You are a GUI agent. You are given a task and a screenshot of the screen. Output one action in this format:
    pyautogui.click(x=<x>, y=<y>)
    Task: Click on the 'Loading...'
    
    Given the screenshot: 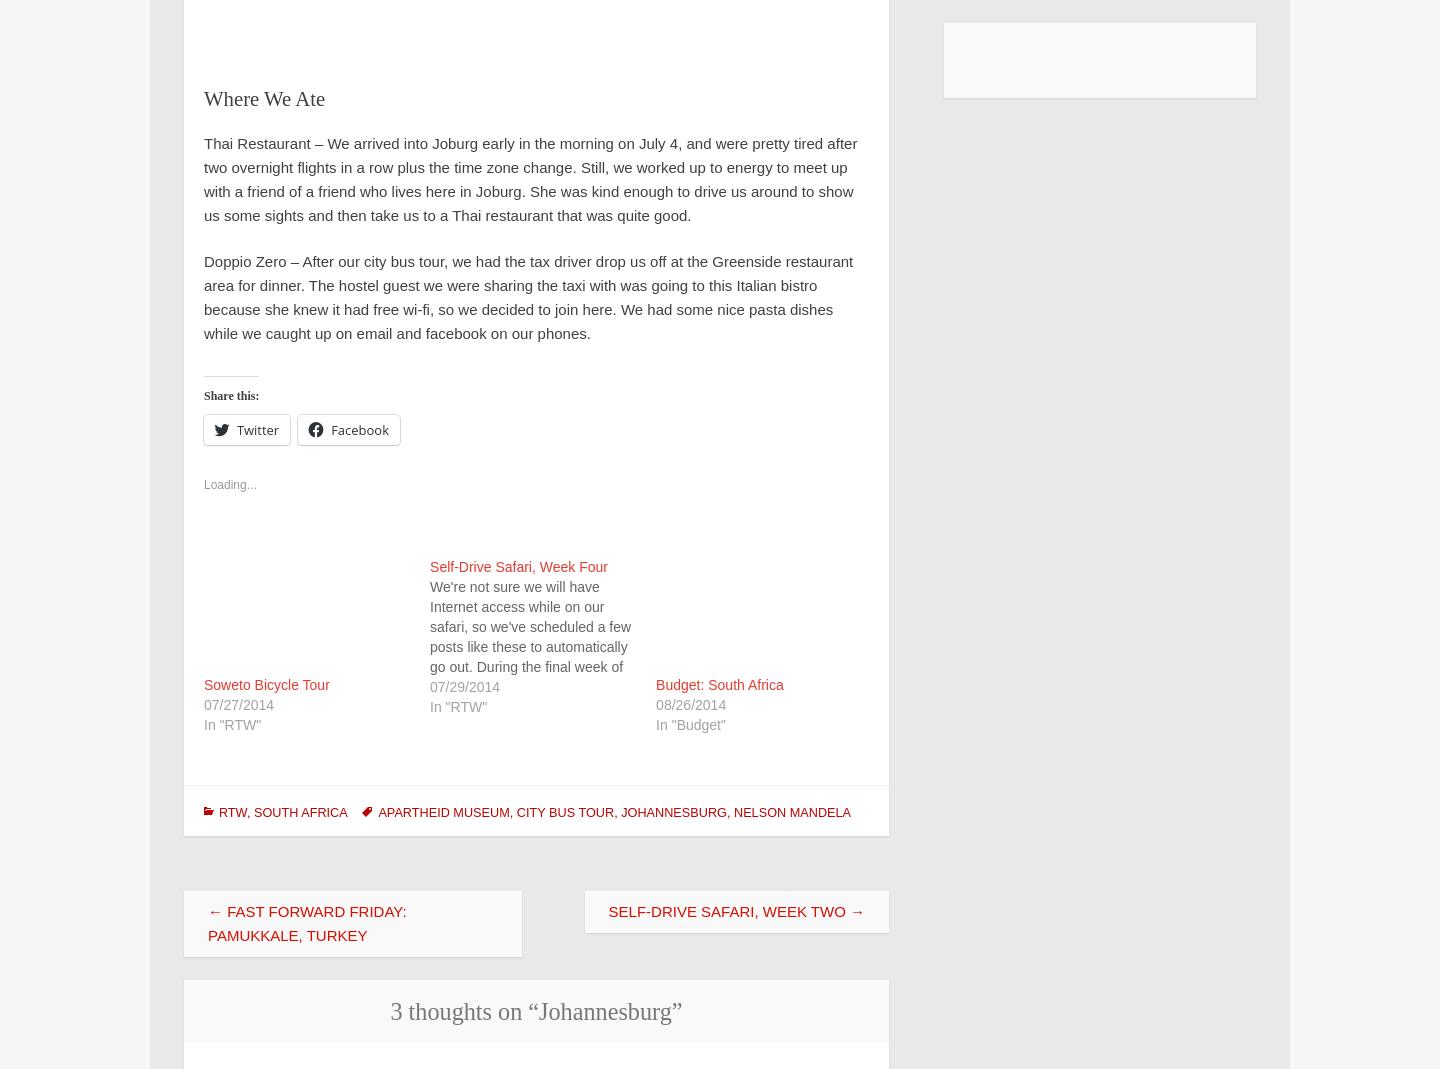 What is the action you would take?
    pyautogui.click(x=204, y=484)
    